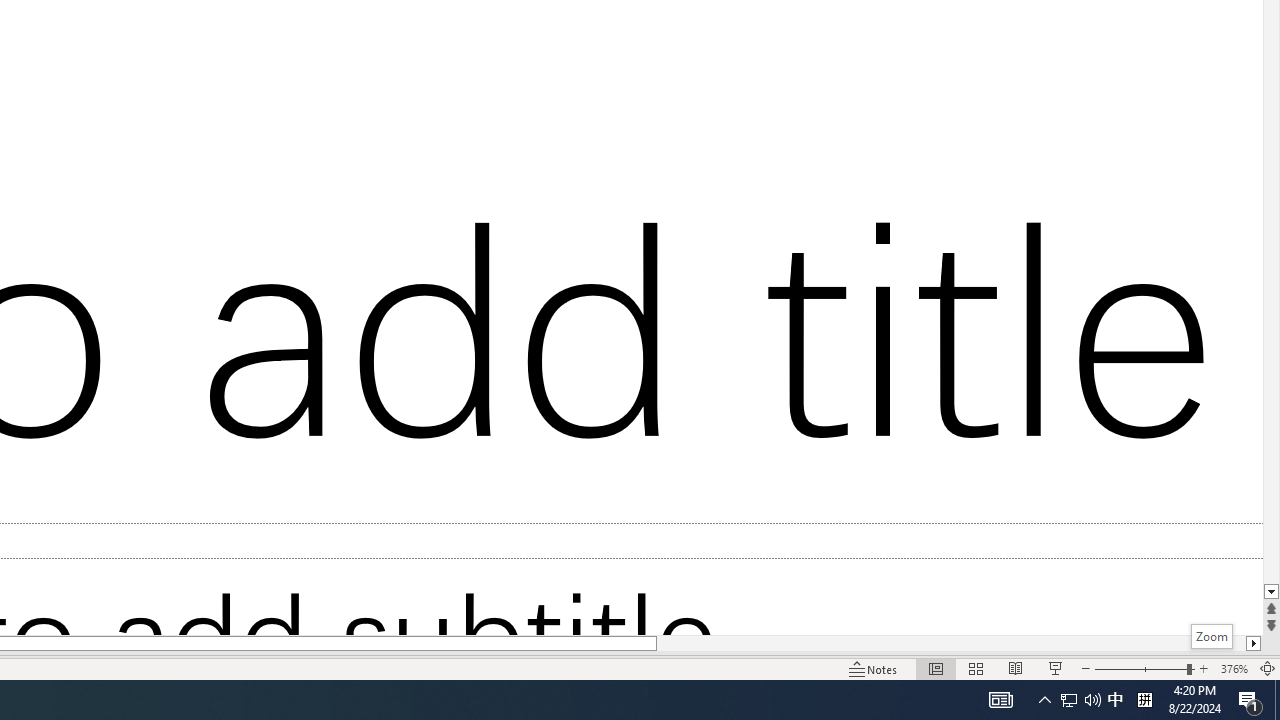  I want to click on 'Zoom 376%', so click(1233, 669).